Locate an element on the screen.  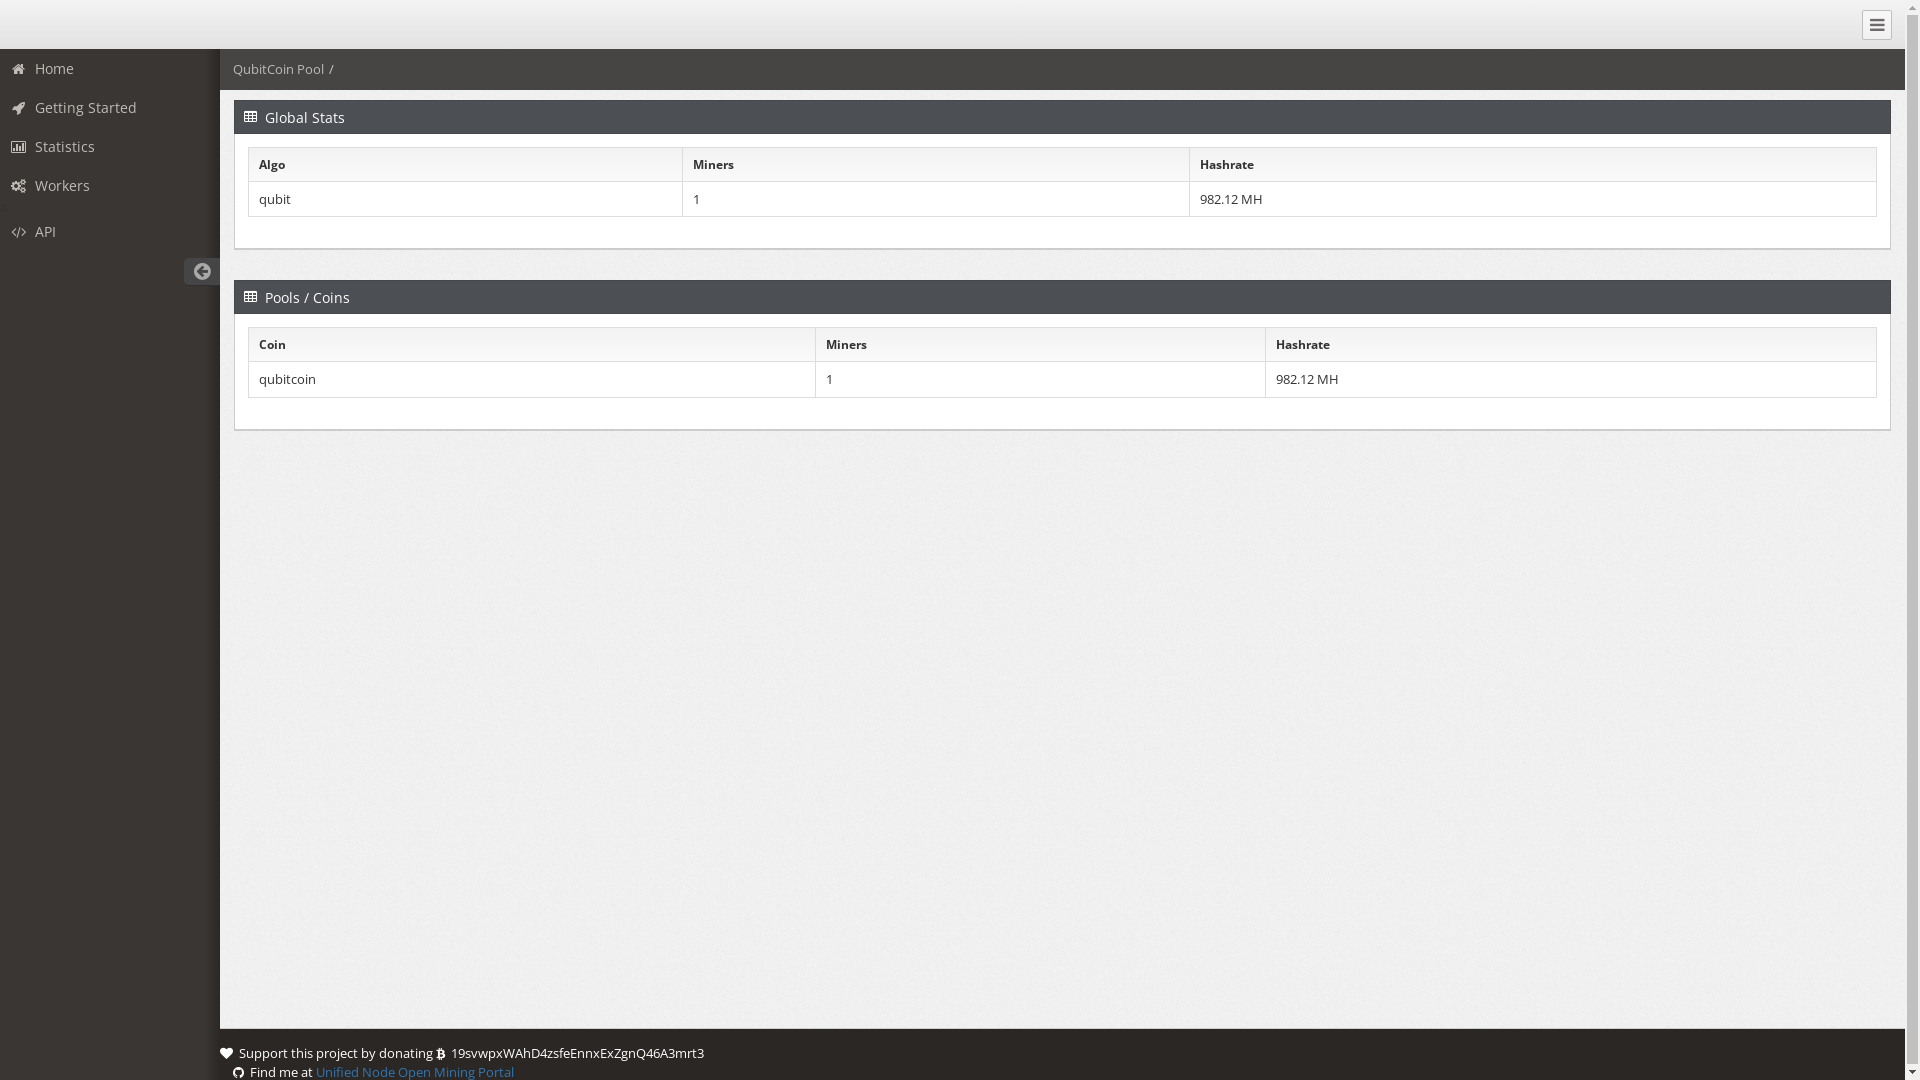
'API' is located at coordinates (109, 230).